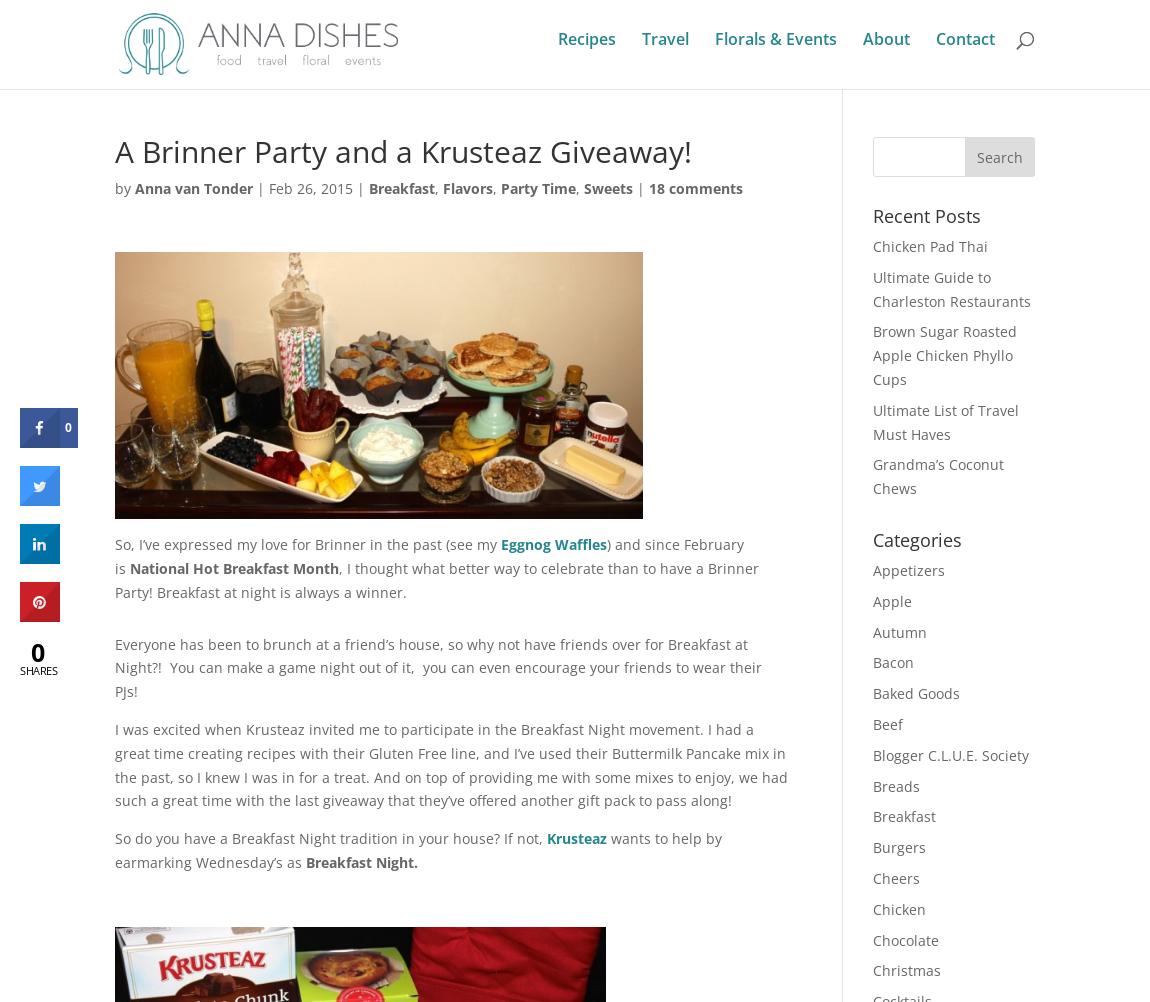  I want to click on 'So do you have a Breakfast Night tradition in your house? If not,', so click(330, 838).